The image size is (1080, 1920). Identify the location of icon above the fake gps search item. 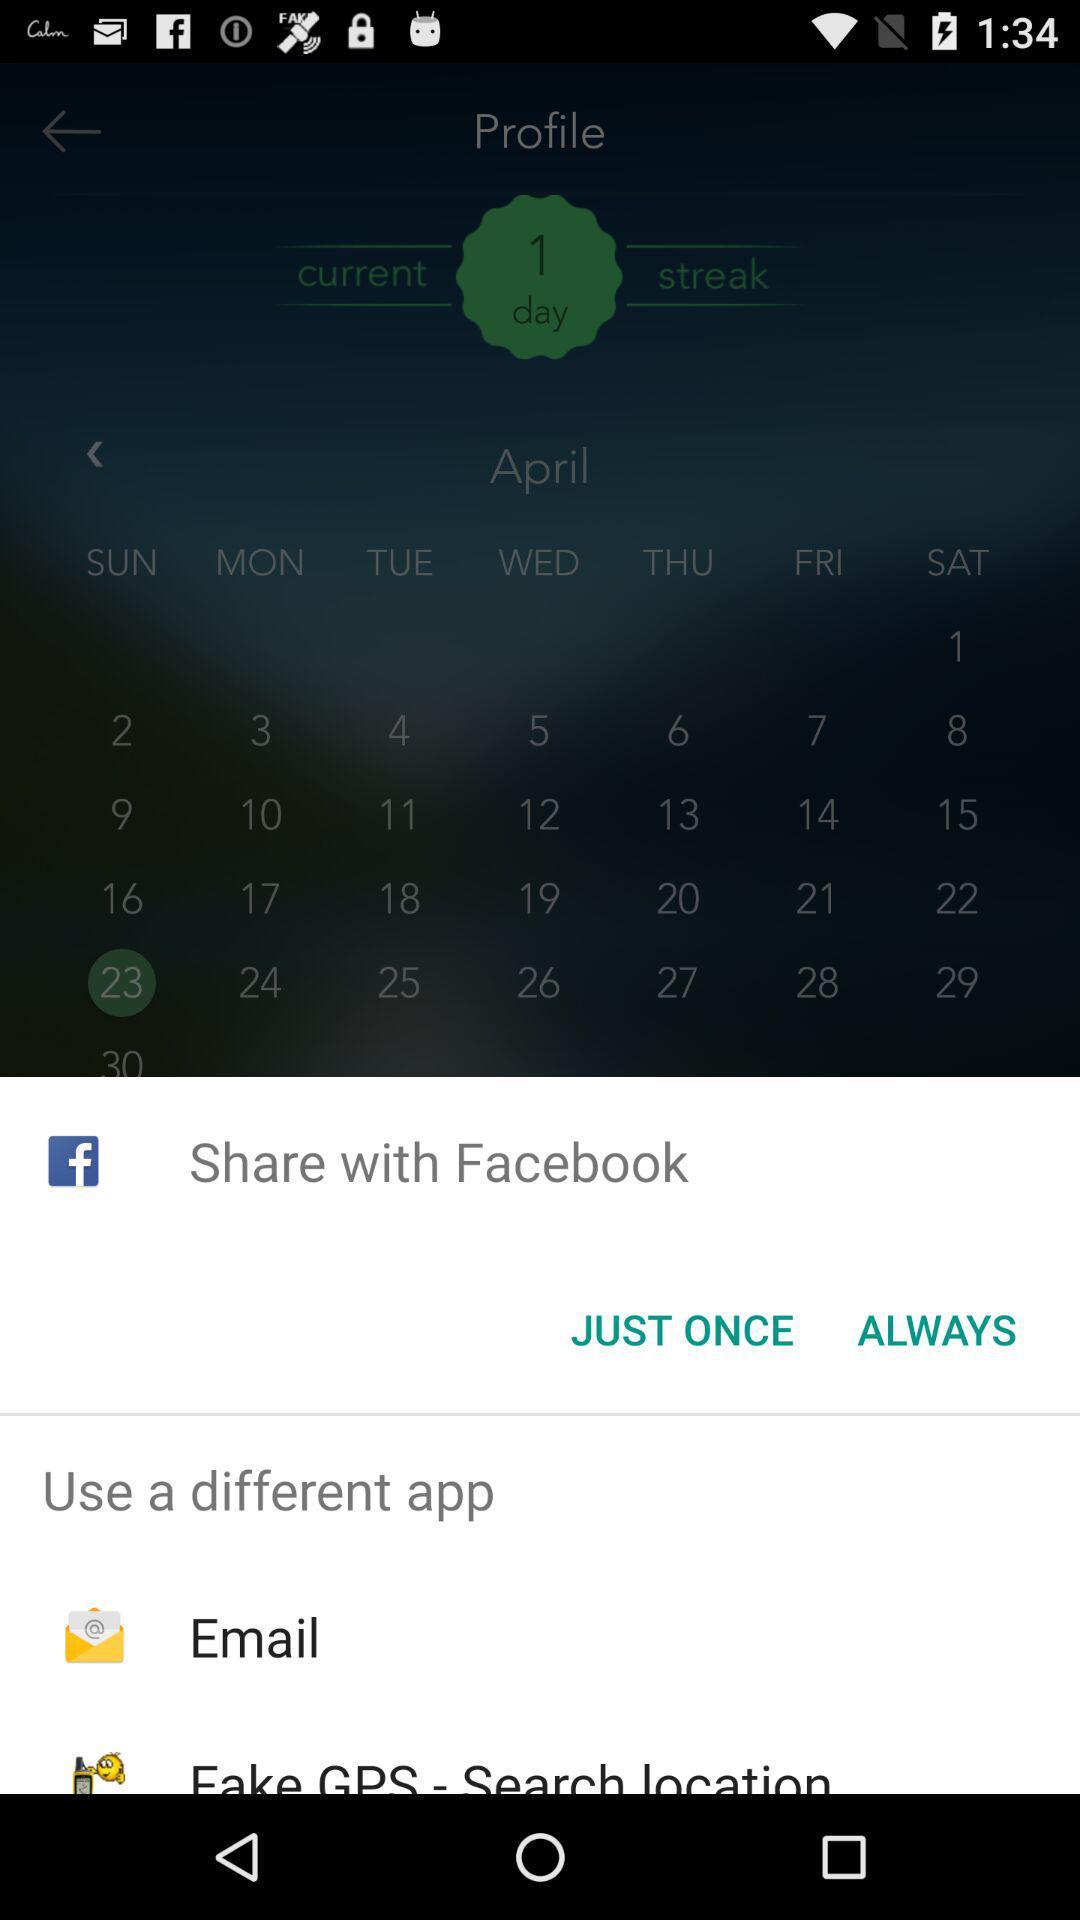
(253, 1636).